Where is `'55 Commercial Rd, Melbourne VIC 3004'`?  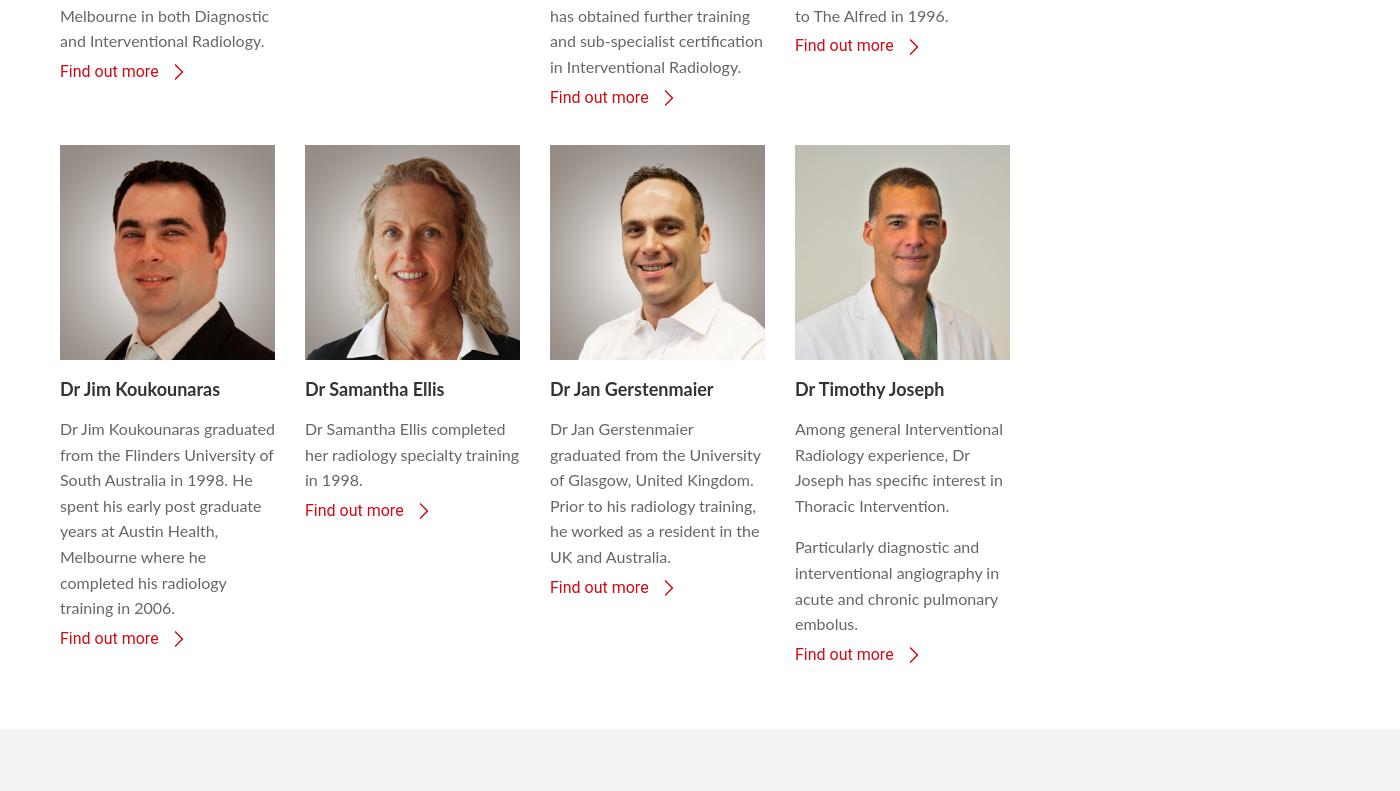 '55 Commercial Rd, Melbourne VIC 3004' is located at coordinates (195, 713).